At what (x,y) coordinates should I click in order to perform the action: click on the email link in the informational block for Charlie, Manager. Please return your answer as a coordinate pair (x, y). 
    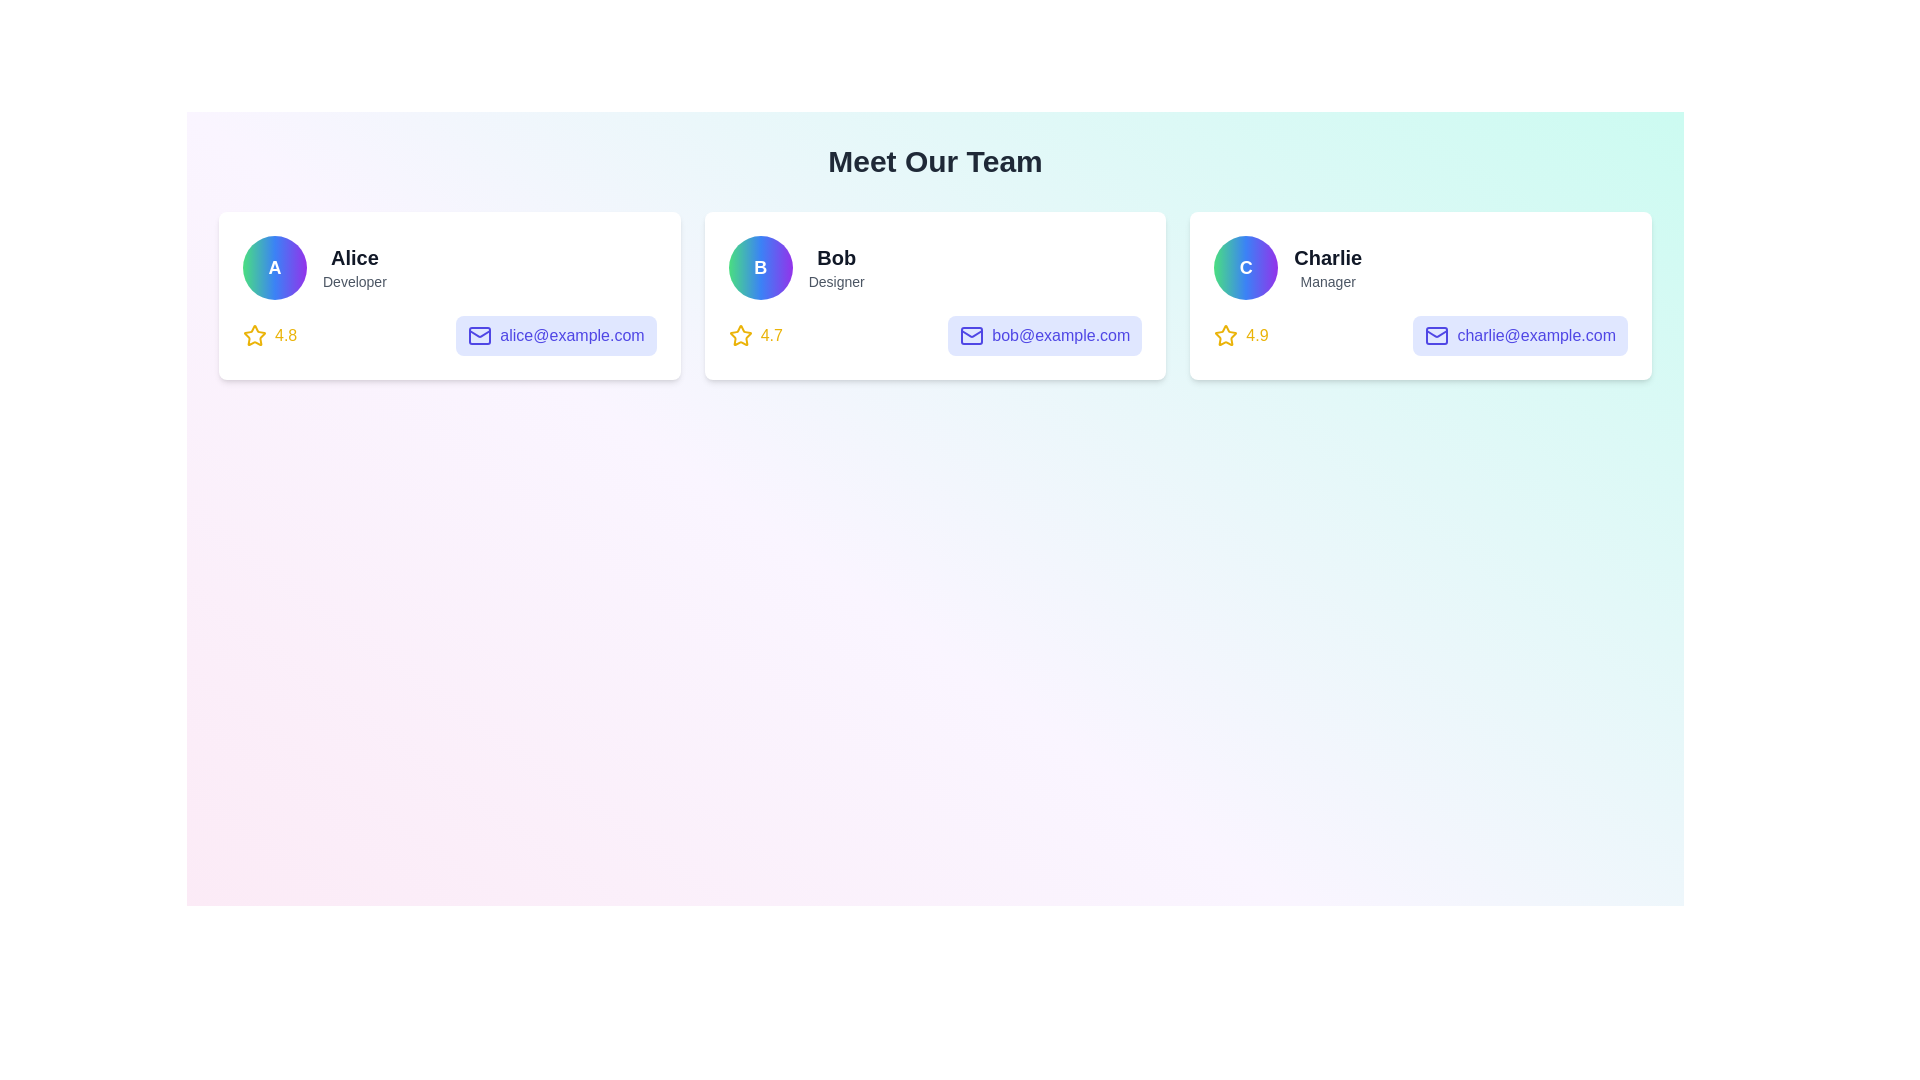
    Looking at the image, I should click on (1420, 334).